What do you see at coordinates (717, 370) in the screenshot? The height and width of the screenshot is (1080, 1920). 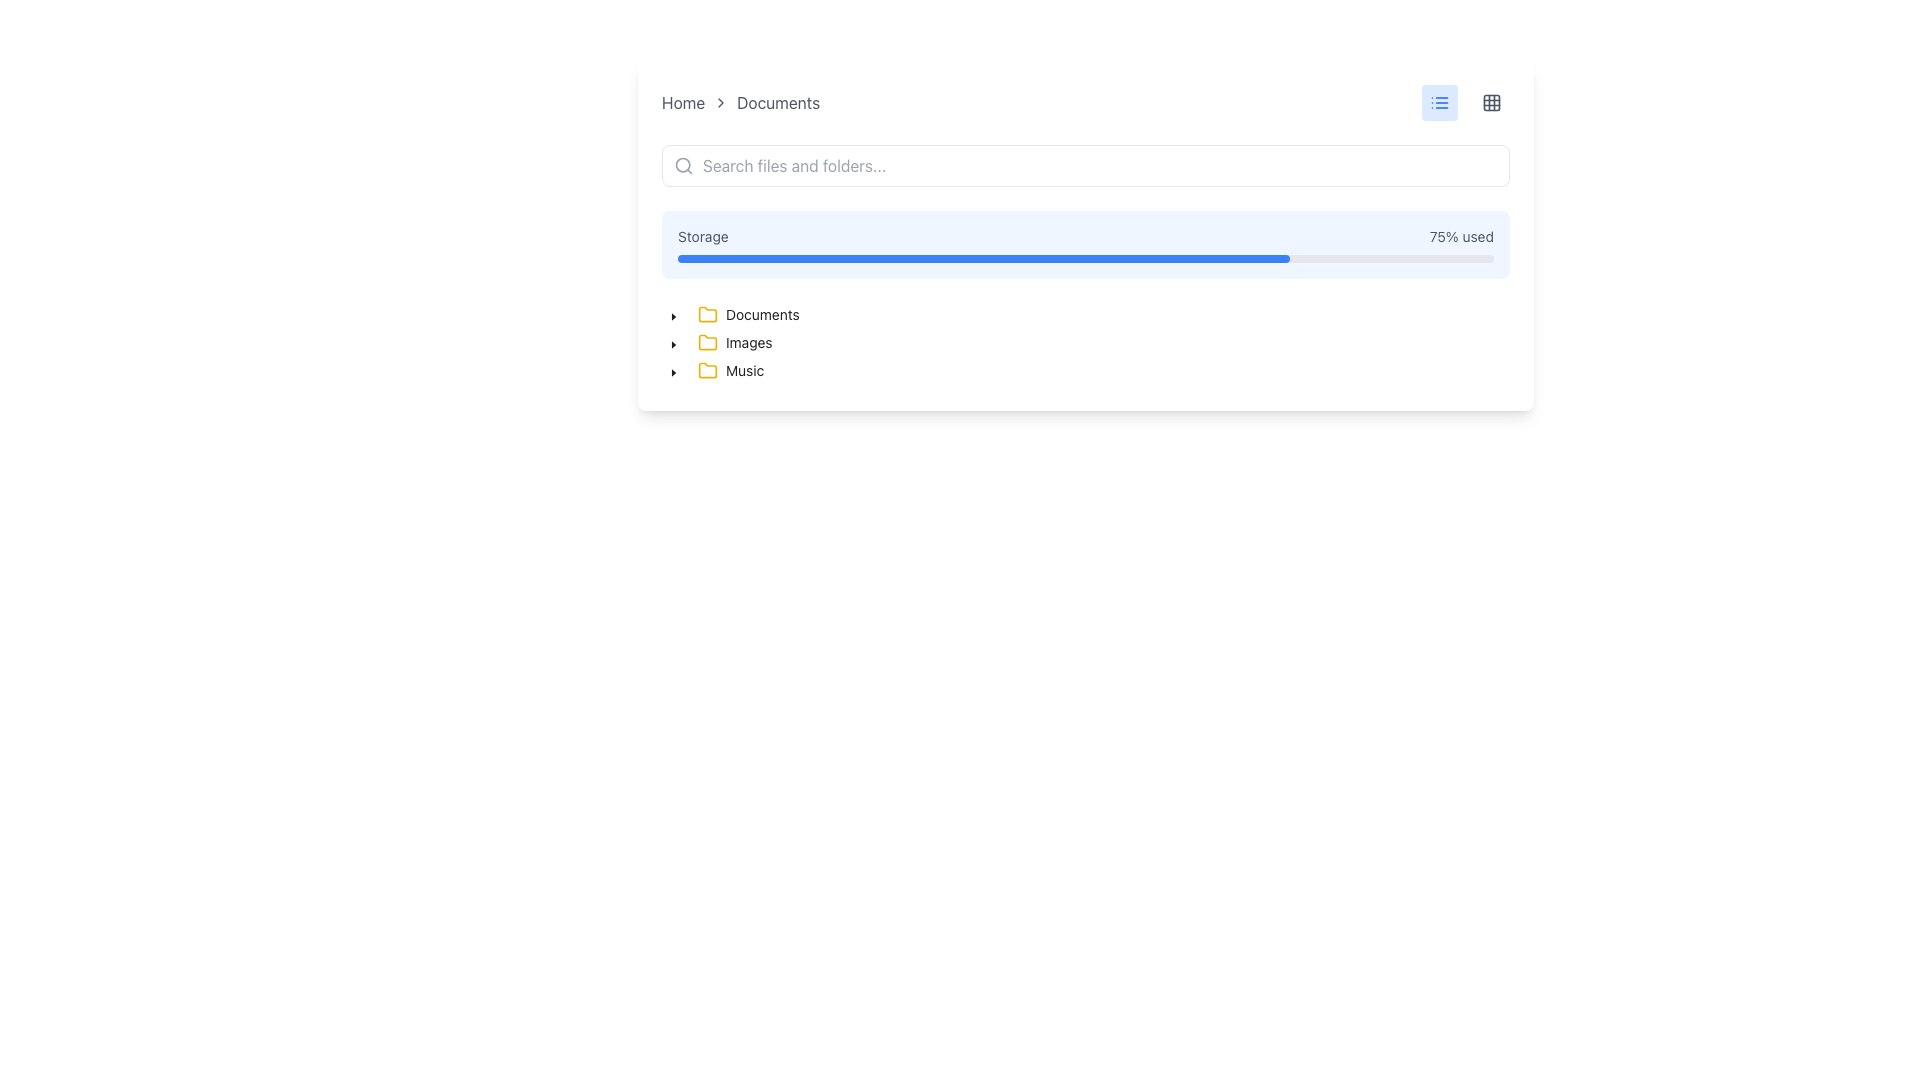 I see `the 'Music' folder entry` at bounding box center [717, 370].